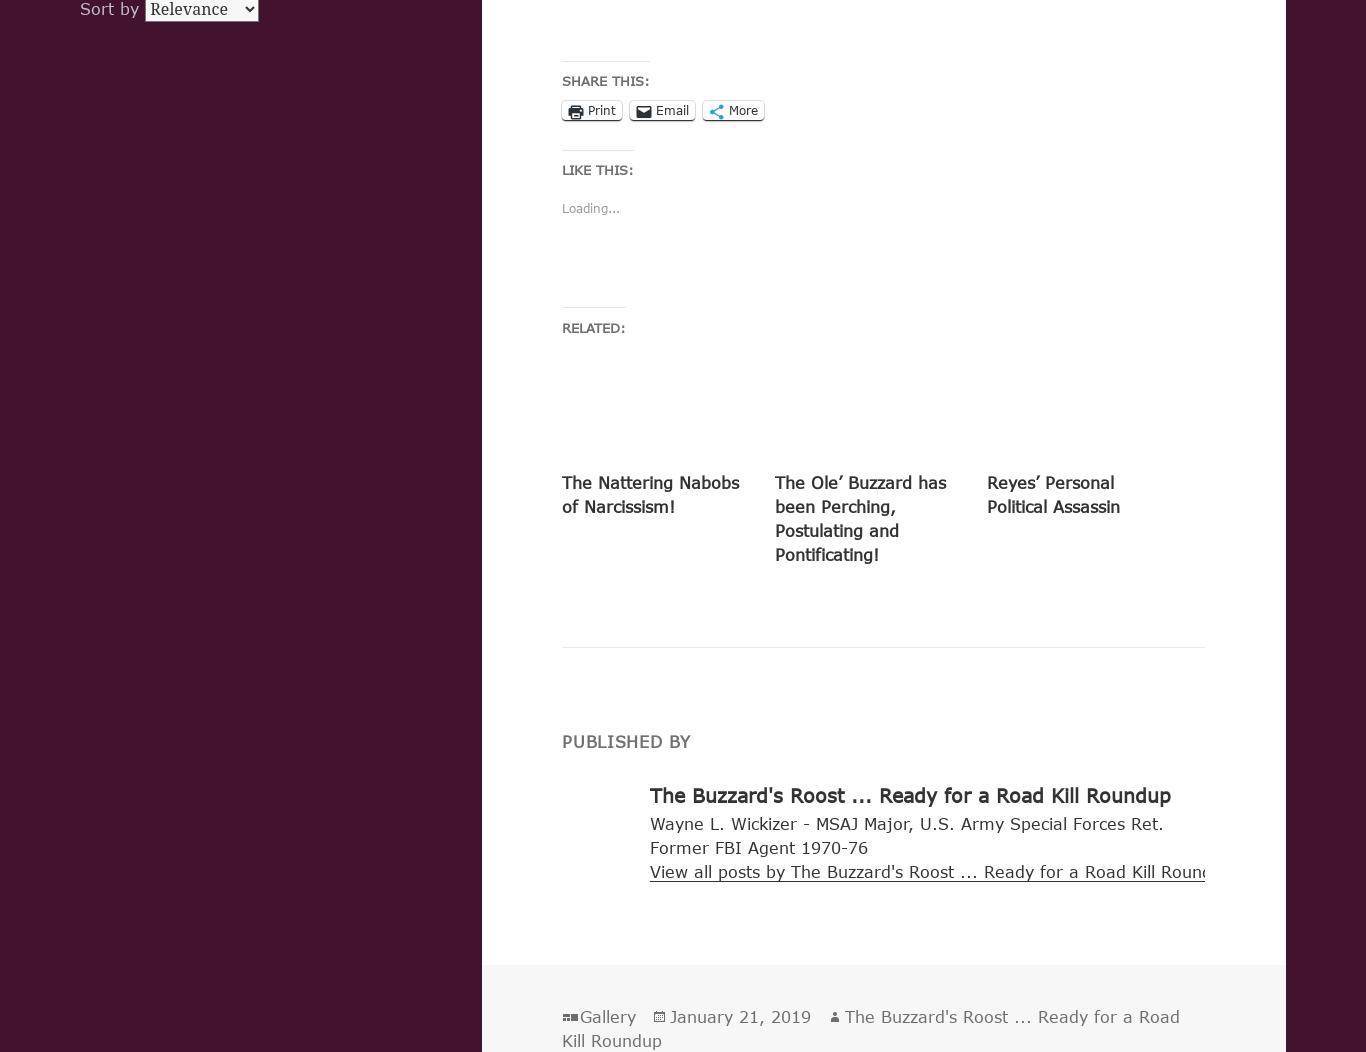  I want to click on 'View all posts by The Buzzard's Roost ... Ready for a Road Kill Roundup', so click(648, 869).